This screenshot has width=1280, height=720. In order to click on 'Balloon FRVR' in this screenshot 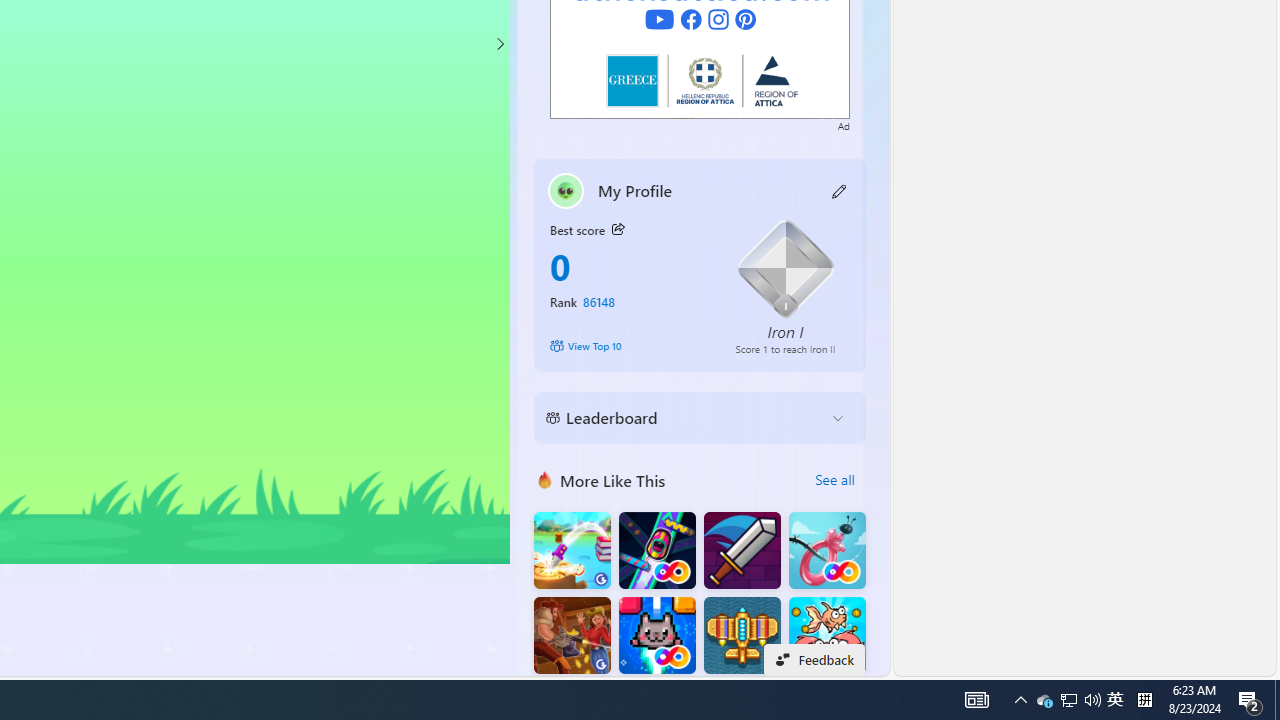, I will do `click(827, 550)`.